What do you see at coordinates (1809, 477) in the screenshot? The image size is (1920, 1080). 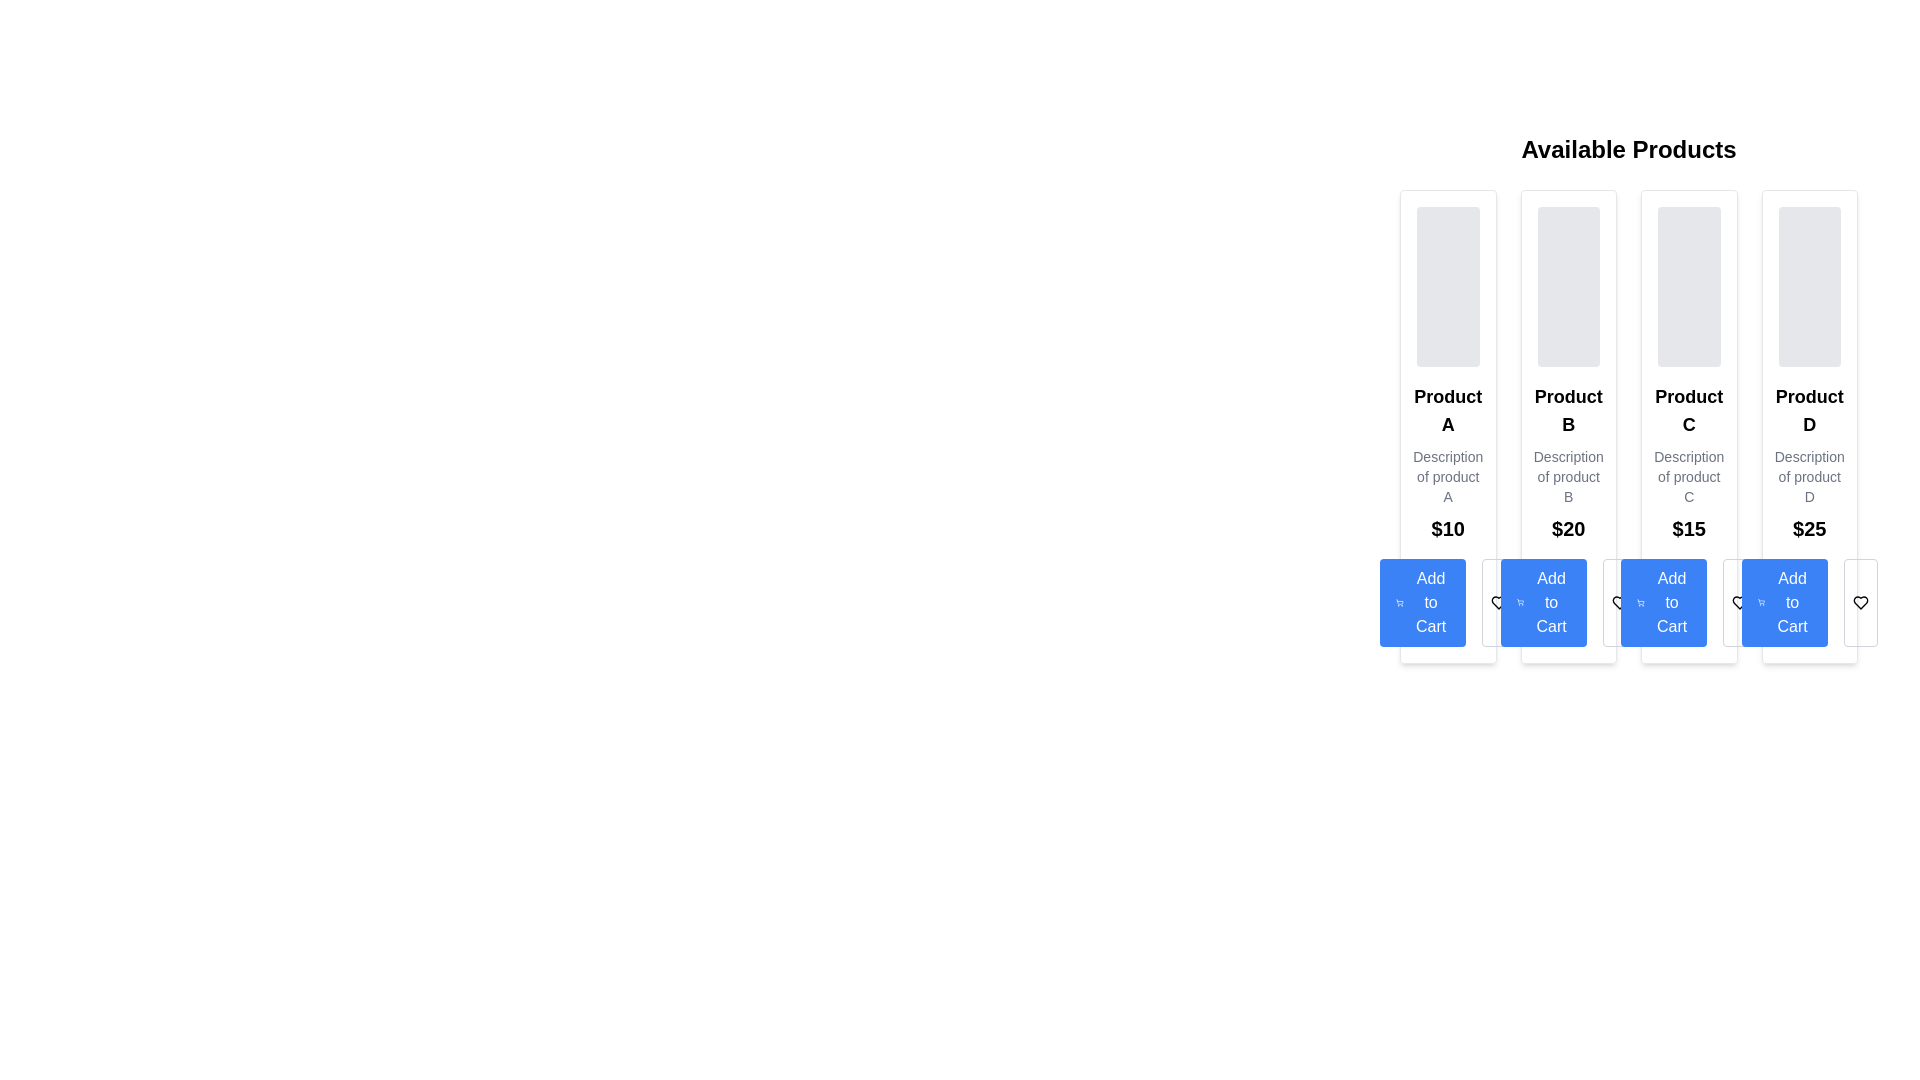 I see `the text label that provides a short description of 'Product D', located under the heading 'Product D' and above the price information` at bounding box center [1809, 477].